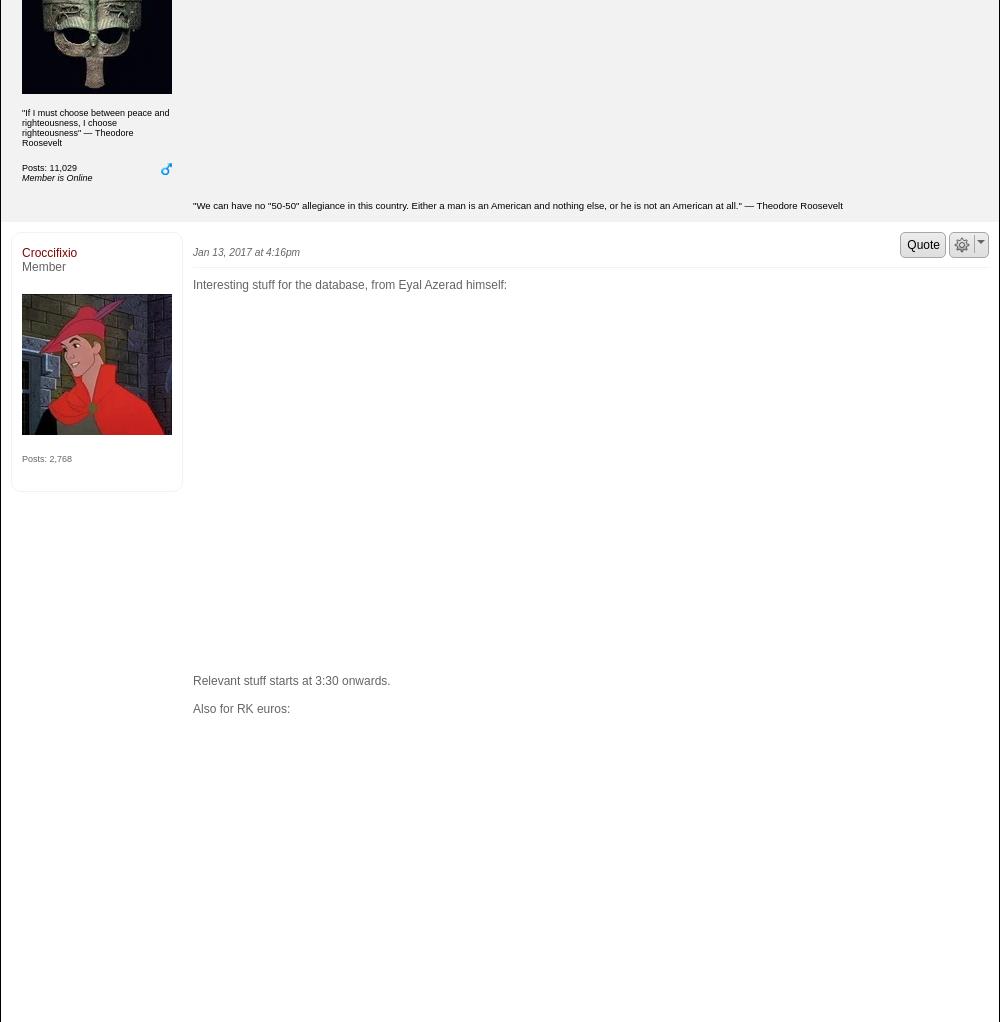 This screenshot has height=1022, width=1000. I want to click on '"We can have no "50-50" allegiance in this country. Either a man is an American and nothing else, or he is not an American at all." — Theodore Roosevelt', so click(517, 205).